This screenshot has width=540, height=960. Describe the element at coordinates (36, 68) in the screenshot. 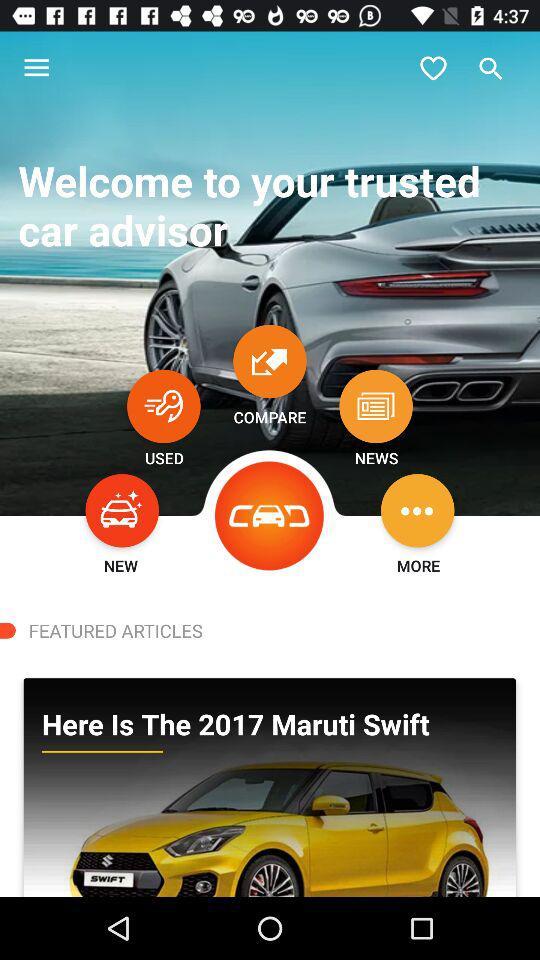

I see `icon at the top left corner` at that location.